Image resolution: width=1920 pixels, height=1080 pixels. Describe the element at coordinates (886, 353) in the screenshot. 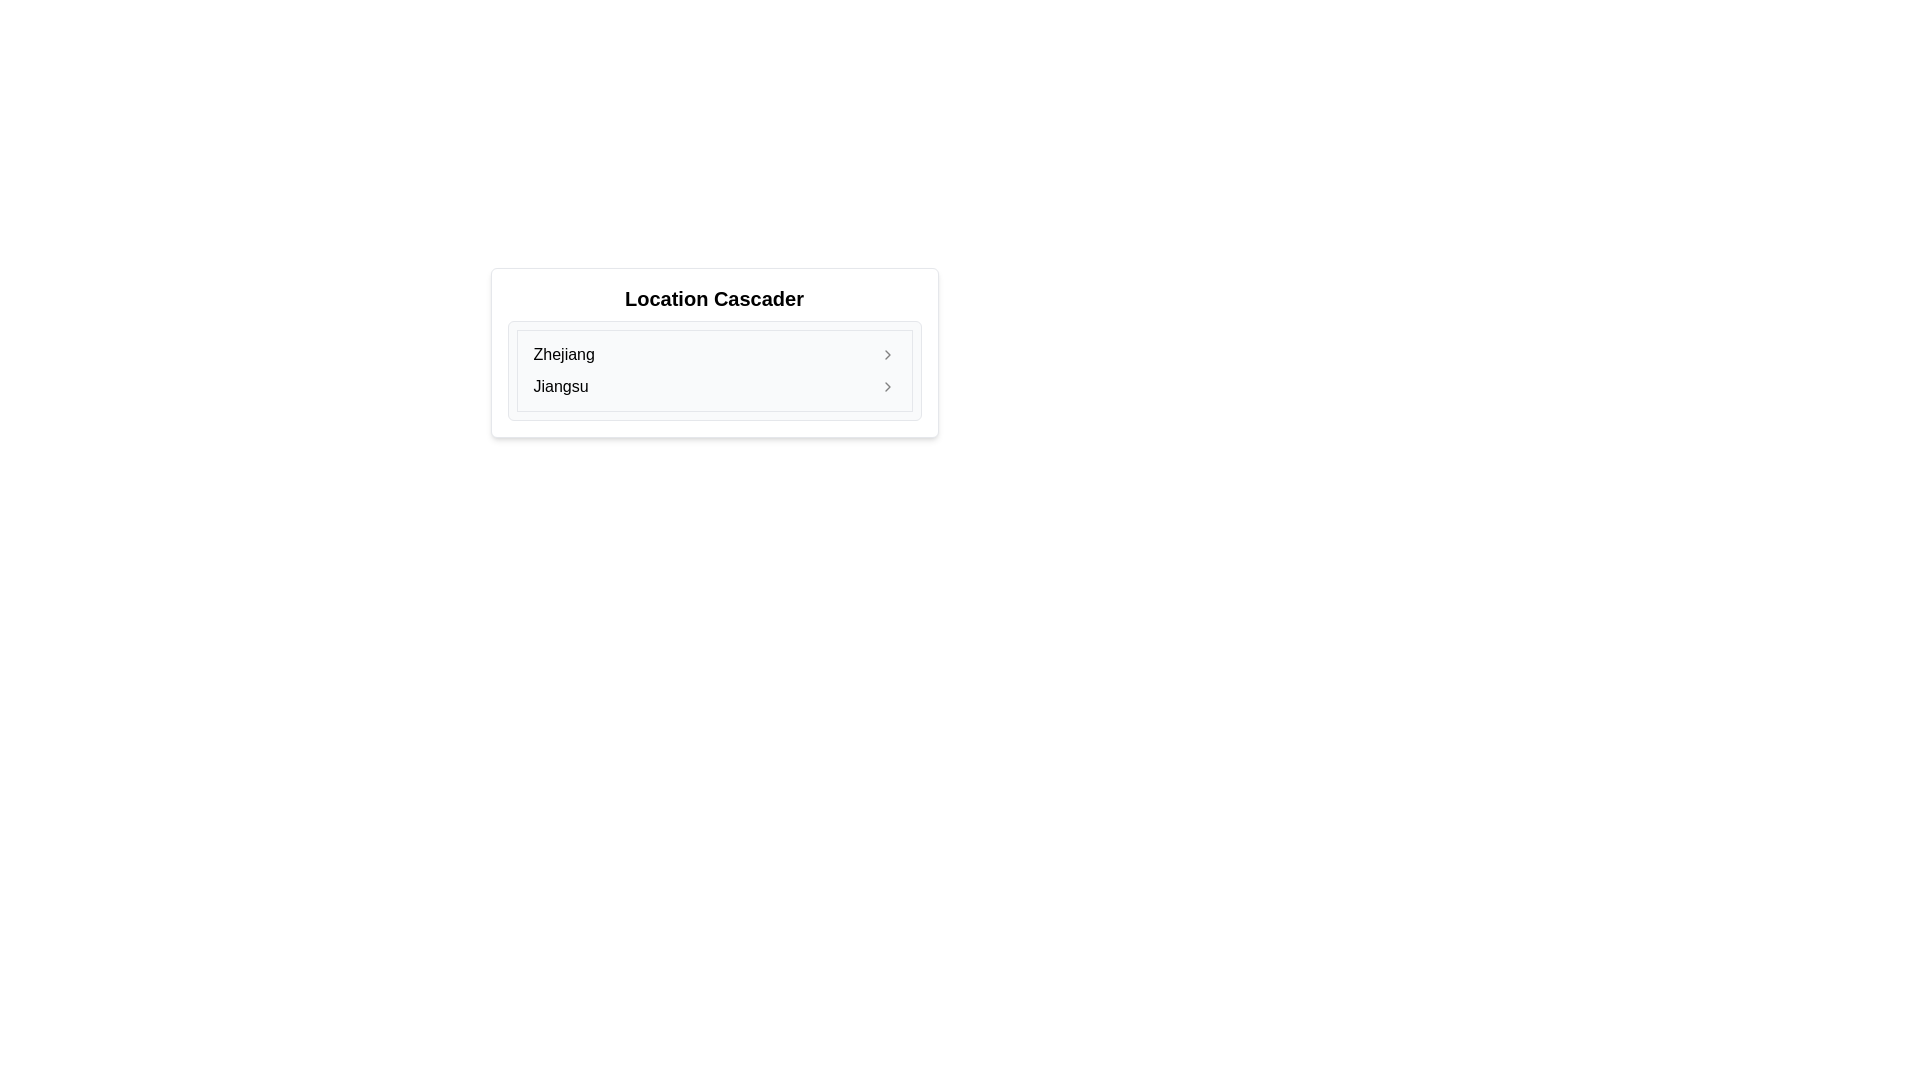

I see `the chevron icon located to the far right of the 'Zhejiang' entry` at that location.